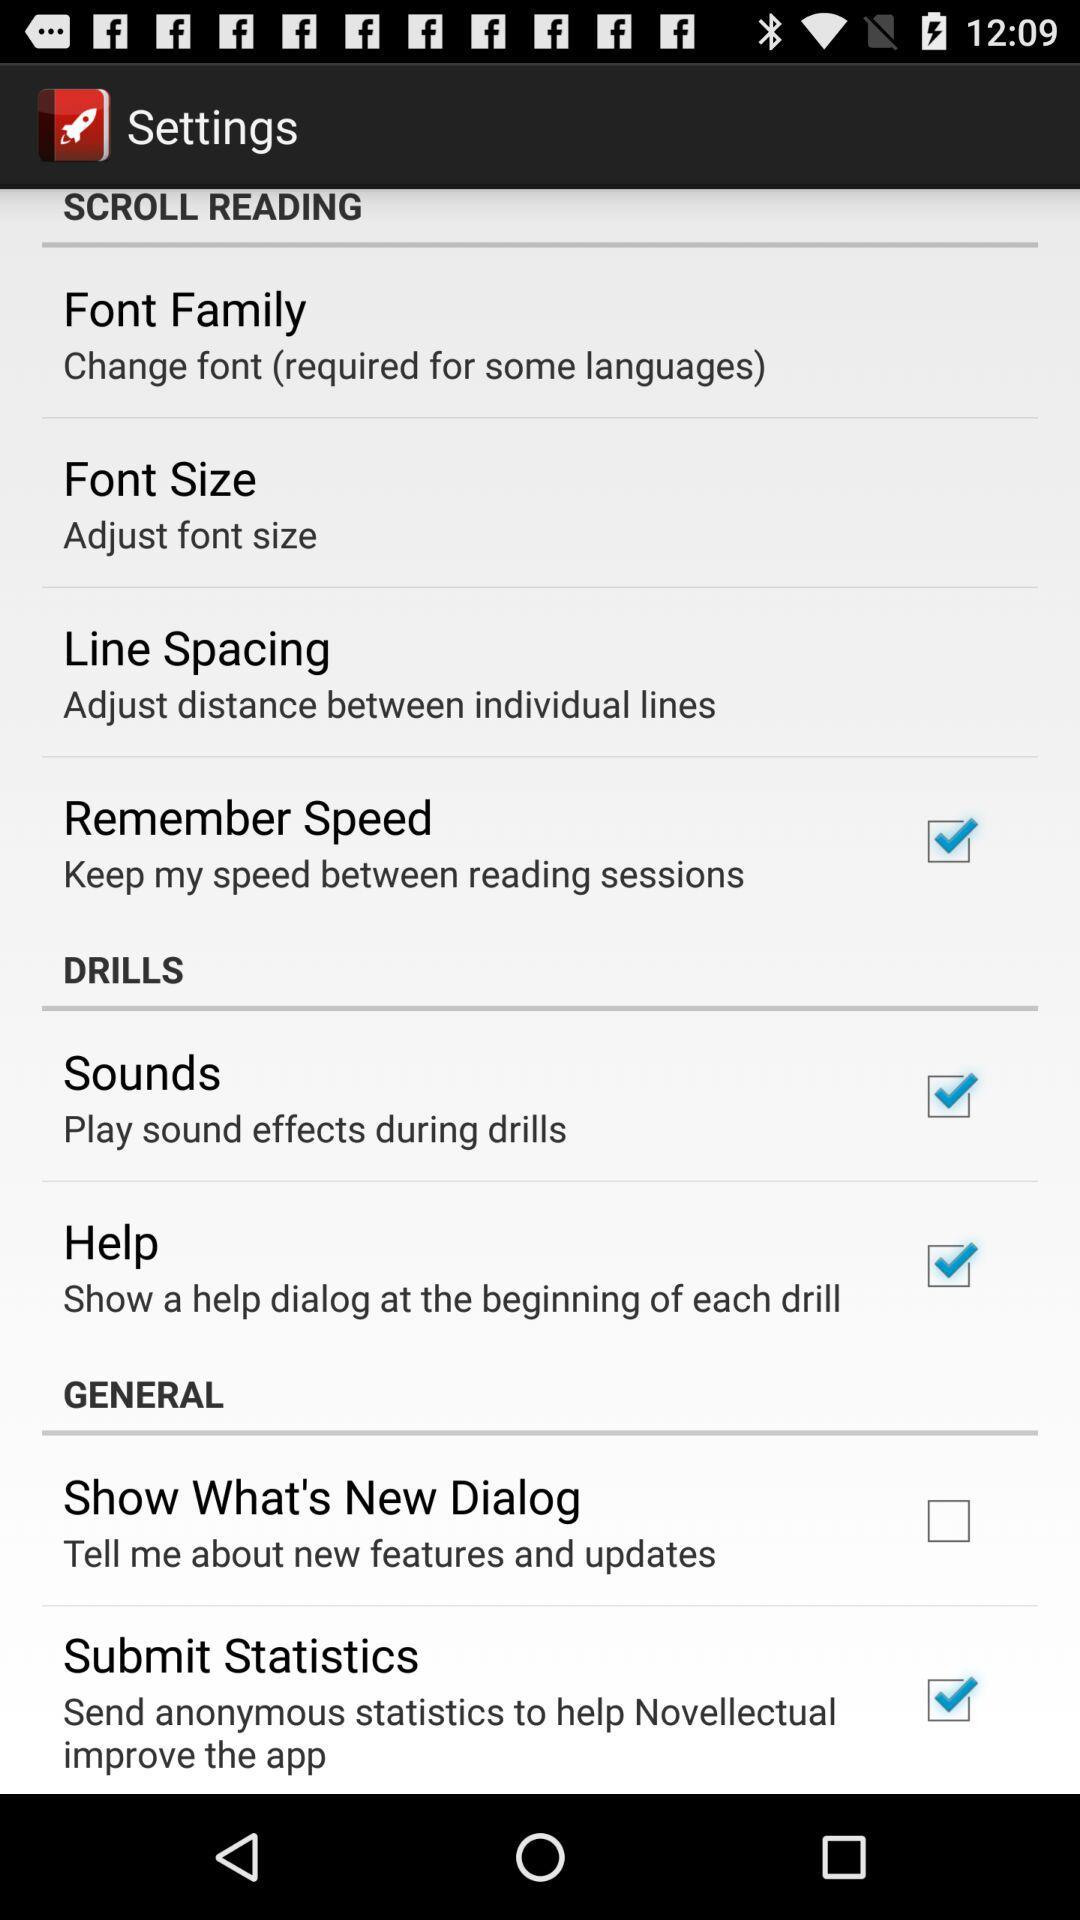 The image size is (1080, 1920). What do you see at coordinates (196, 646) in the screenshot?
I see `the item below adjust font size icon` at bounding box center [196, 646].